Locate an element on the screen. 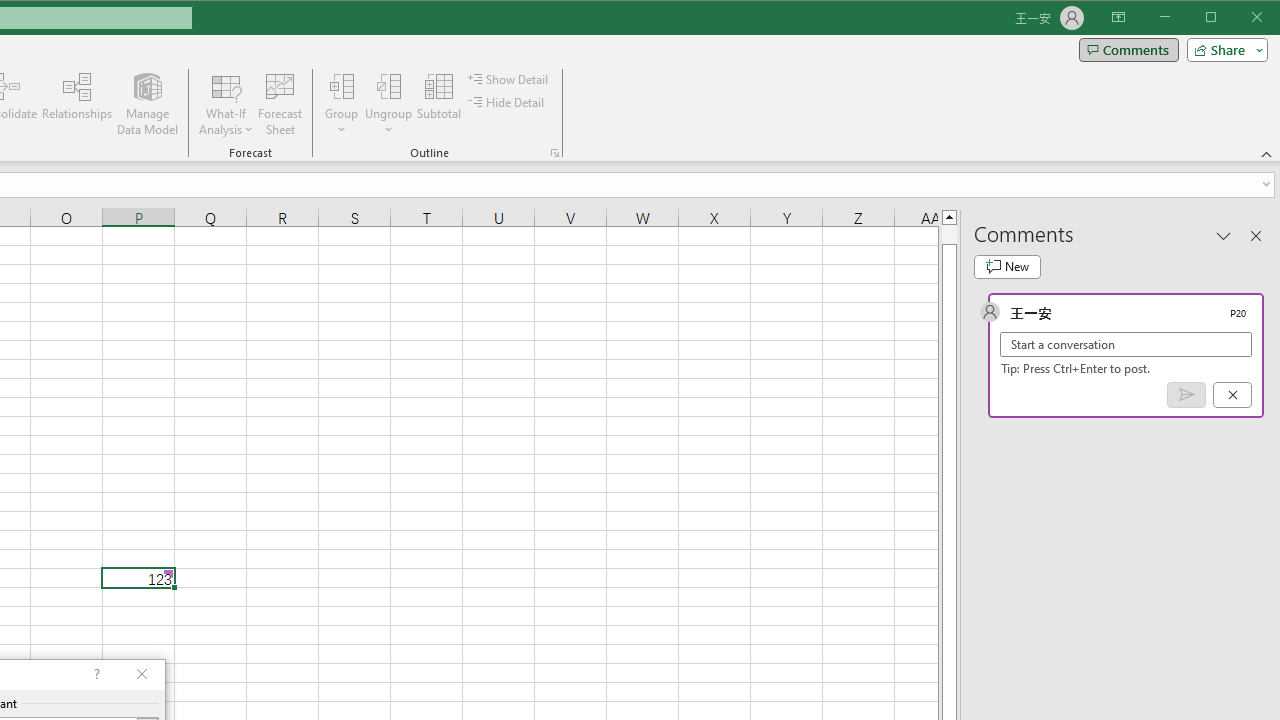 This screenshot has height=720, width=1280. 'Maximize' is located at coordinates (1238, 19).